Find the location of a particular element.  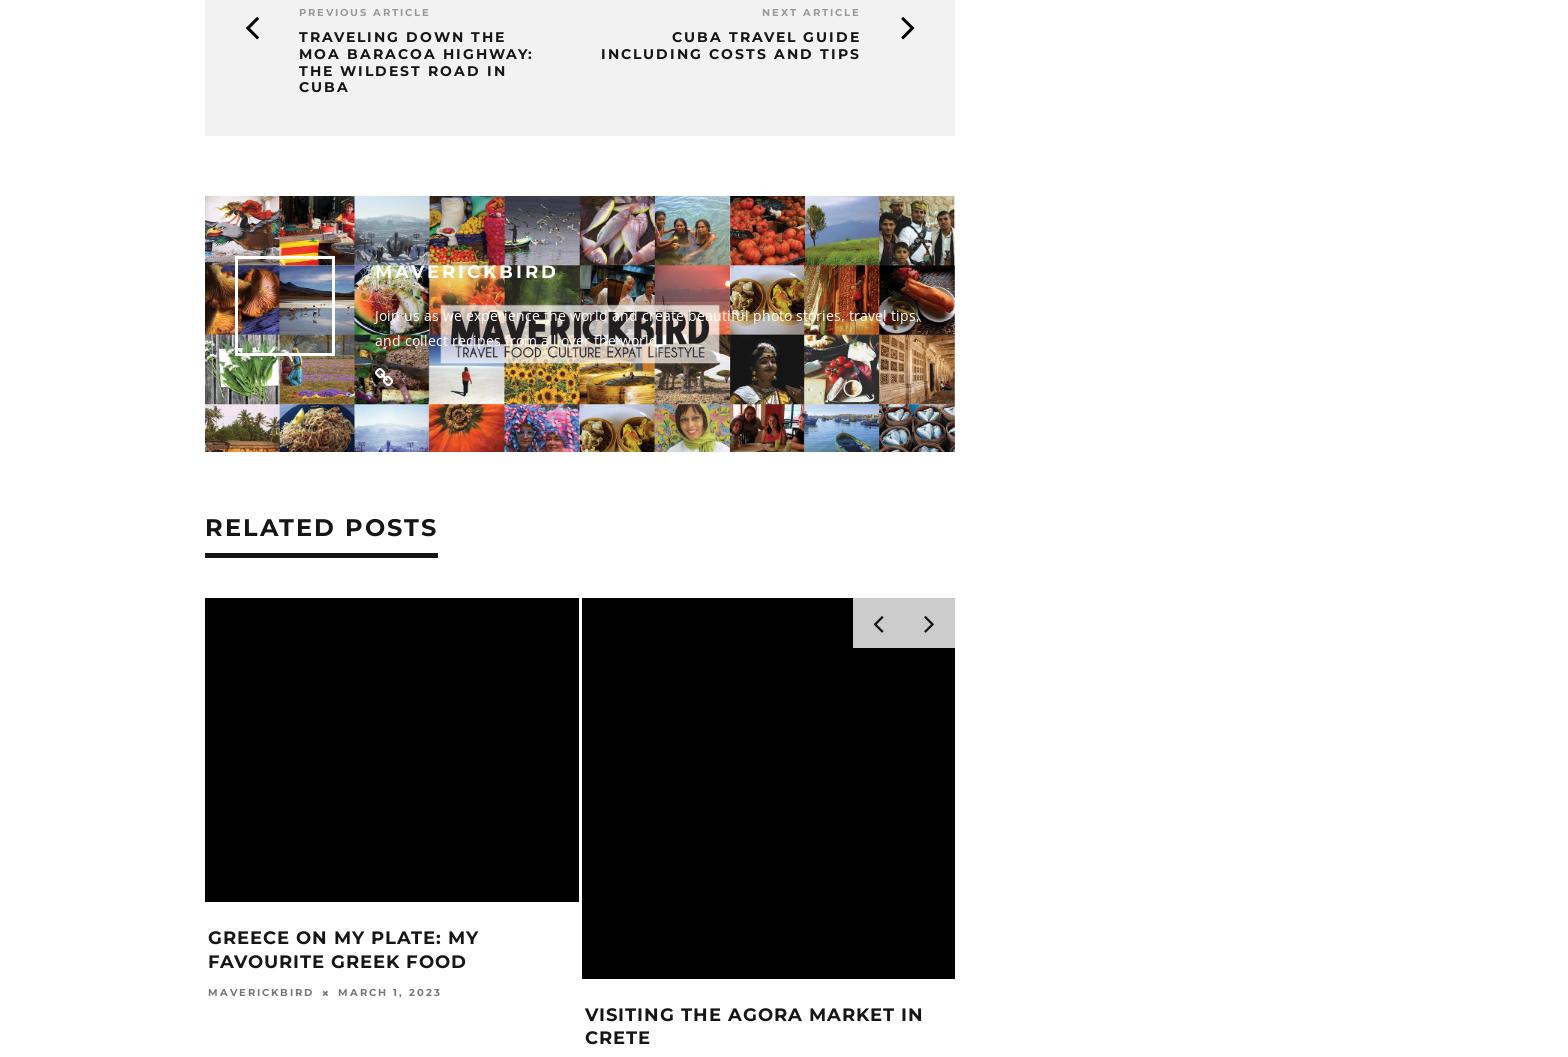

'Life on Srinagar lakes Instagrammed' is located at coordinates (707, 1025).